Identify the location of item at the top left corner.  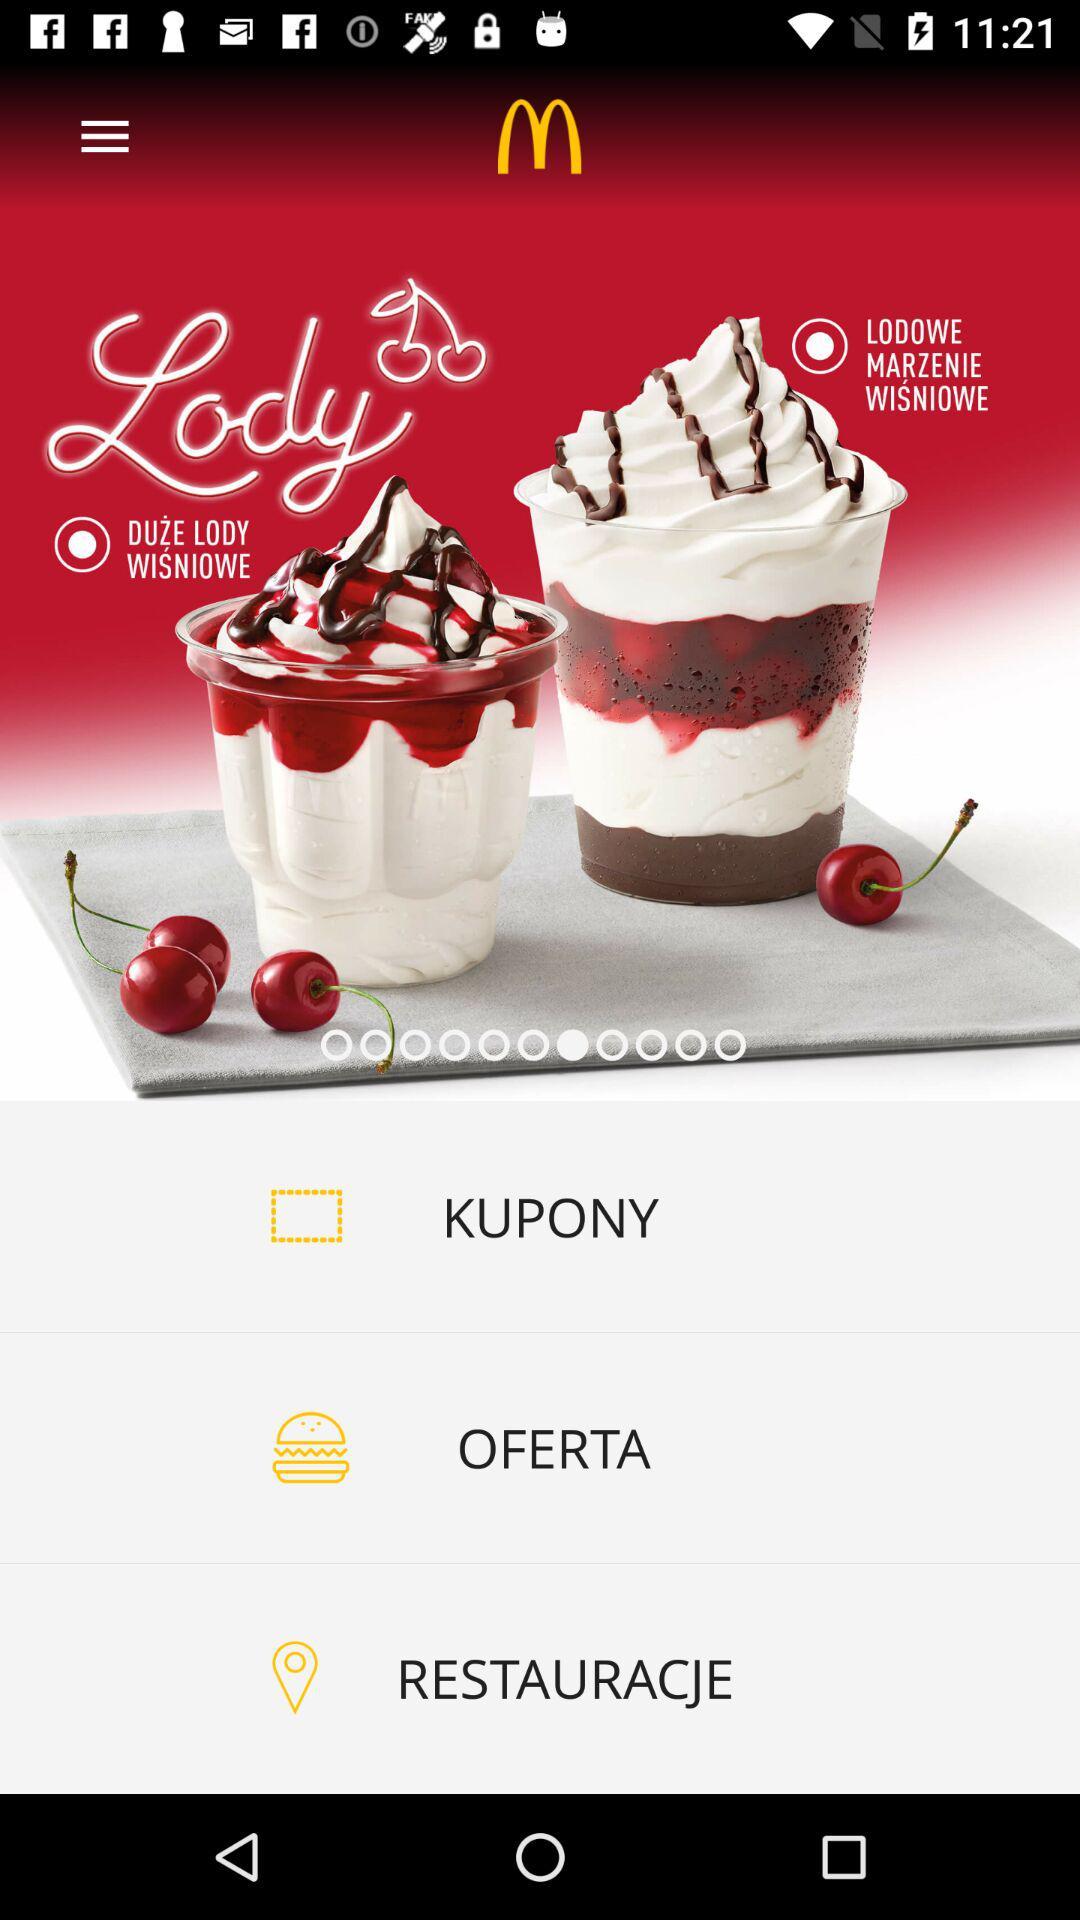
(104, 135).